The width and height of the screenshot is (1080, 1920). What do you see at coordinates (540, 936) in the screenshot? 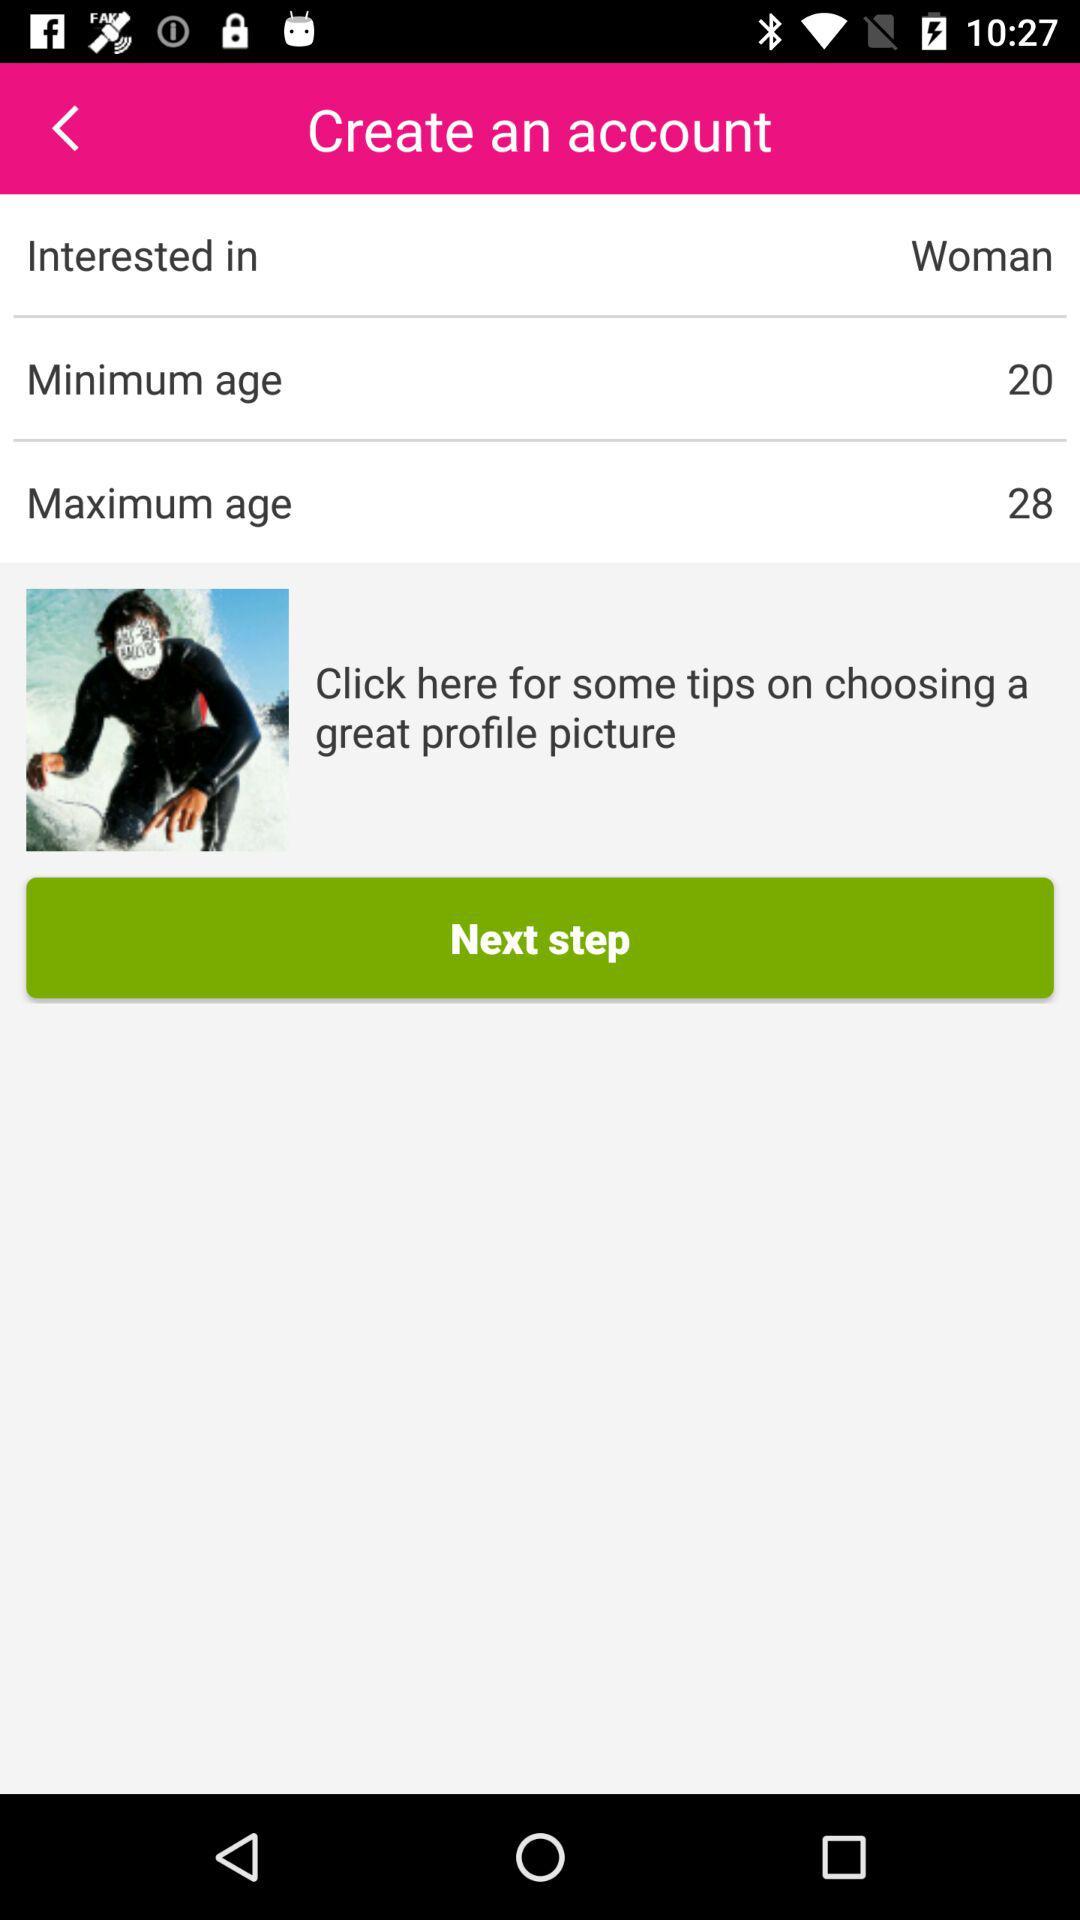
I see `the field next step` at bounding box center [540, 936].